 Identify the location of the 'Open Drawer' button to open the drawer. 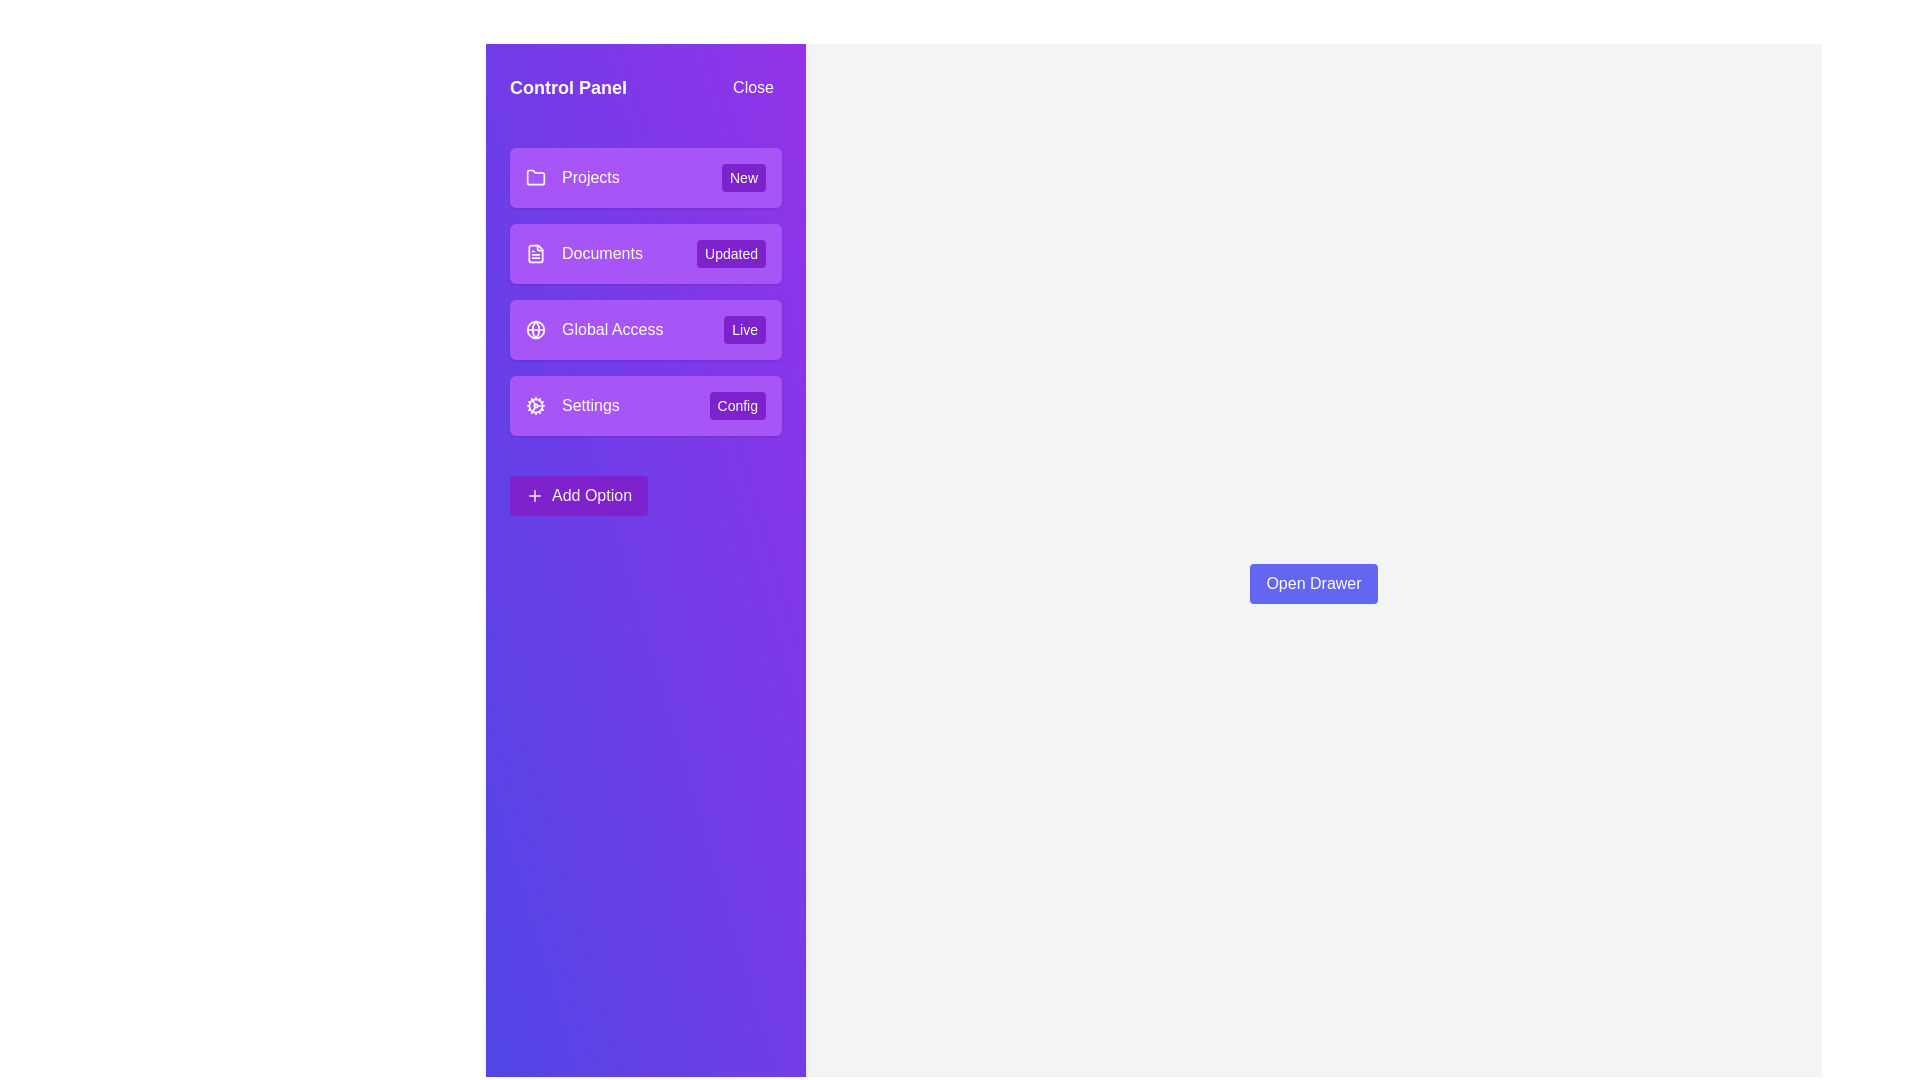
(1314, 583).